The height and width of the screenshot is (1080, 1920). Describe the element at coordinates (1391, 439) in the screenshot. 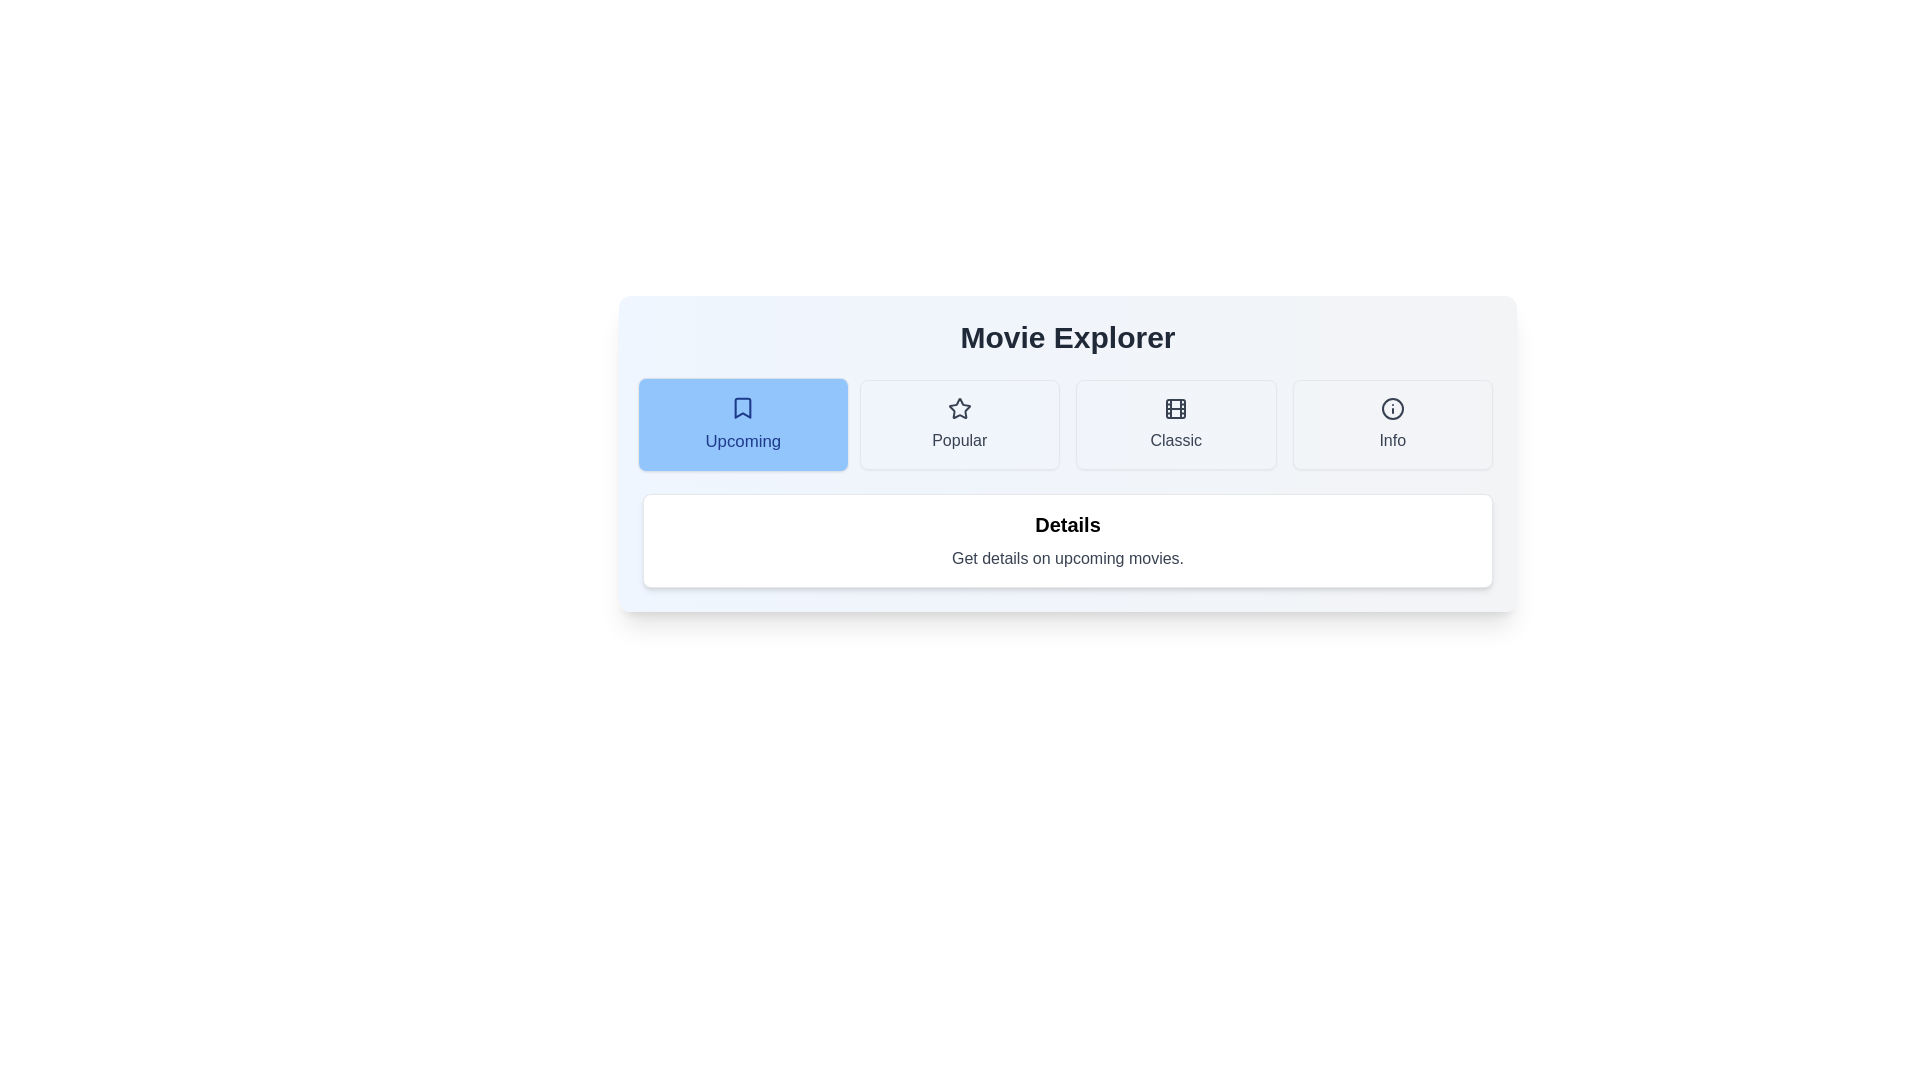

I see `'Info' text label, which is styled in dark color and located beneath an information icon, for accessibility information` at that location.